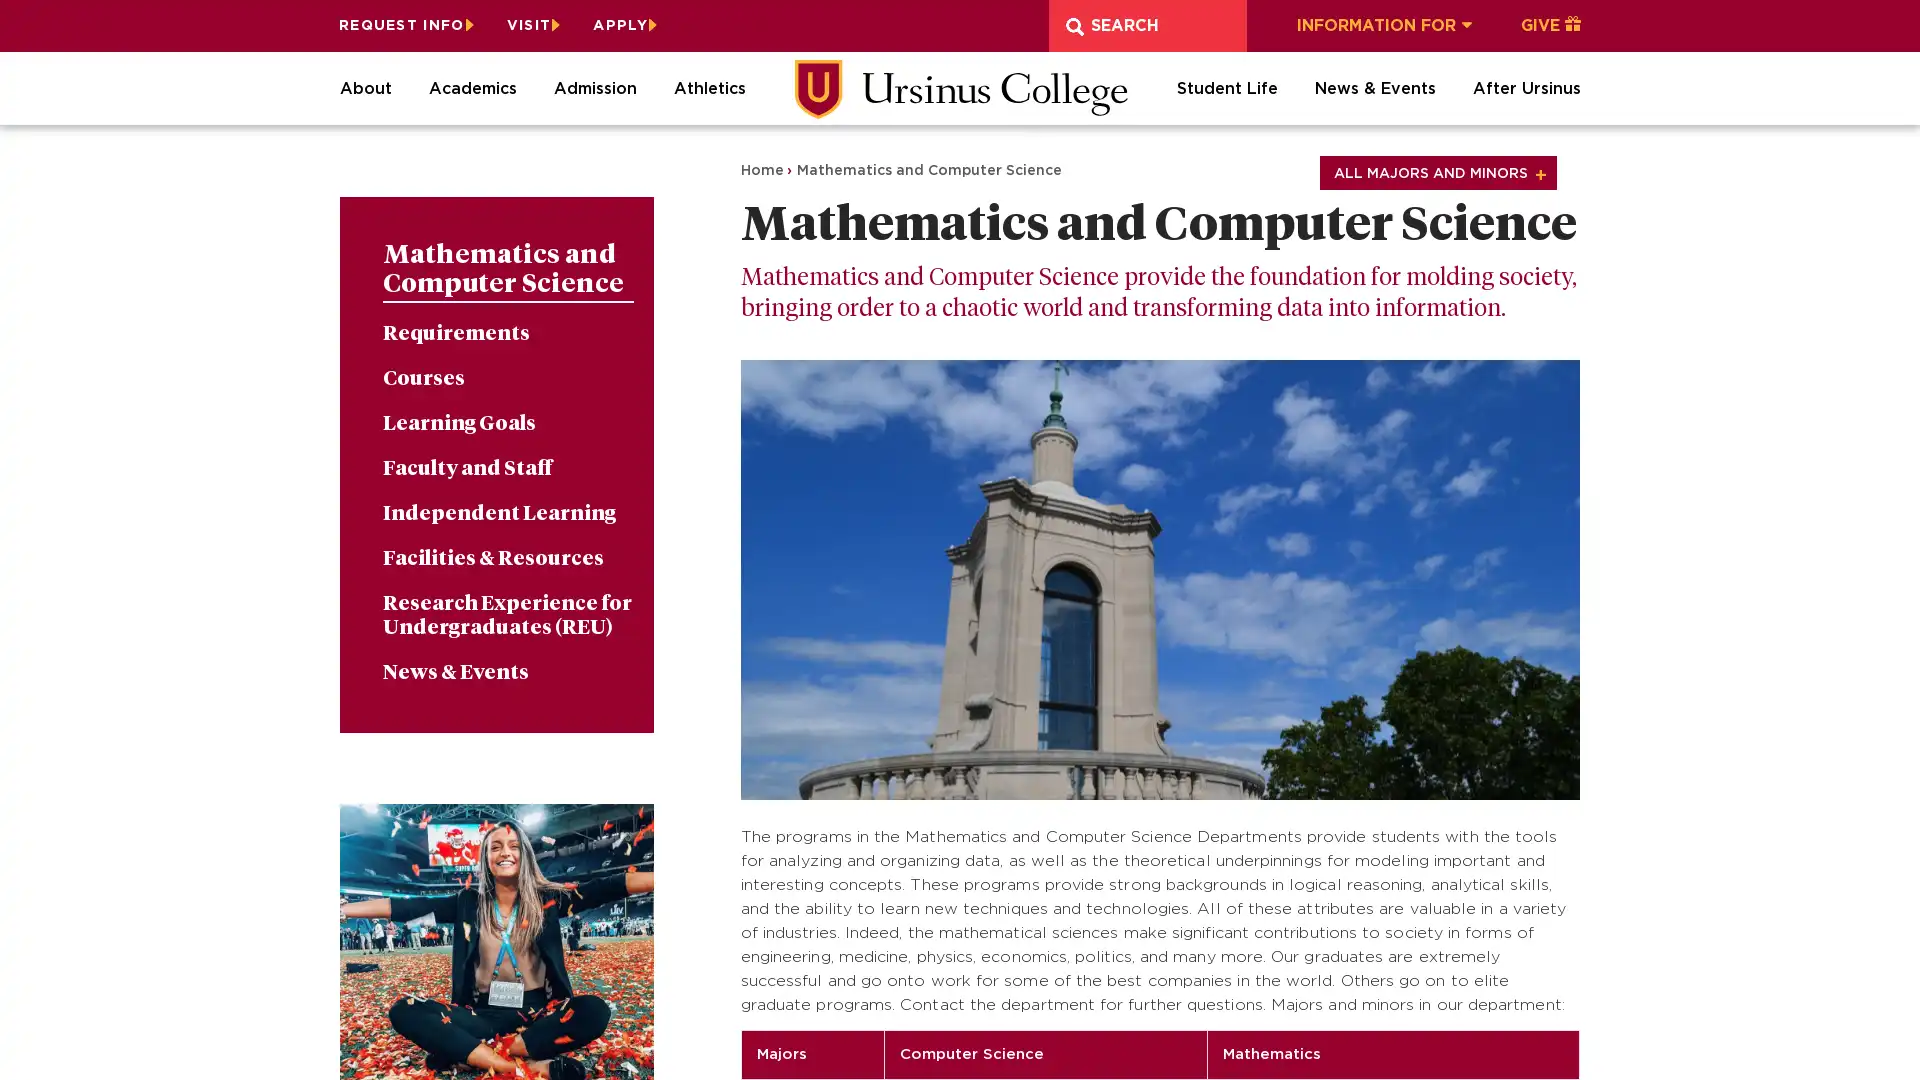  Describe the element at coordinates (1074, 26) in the screenshot. I see `Search Maginifying Glass` at that location.